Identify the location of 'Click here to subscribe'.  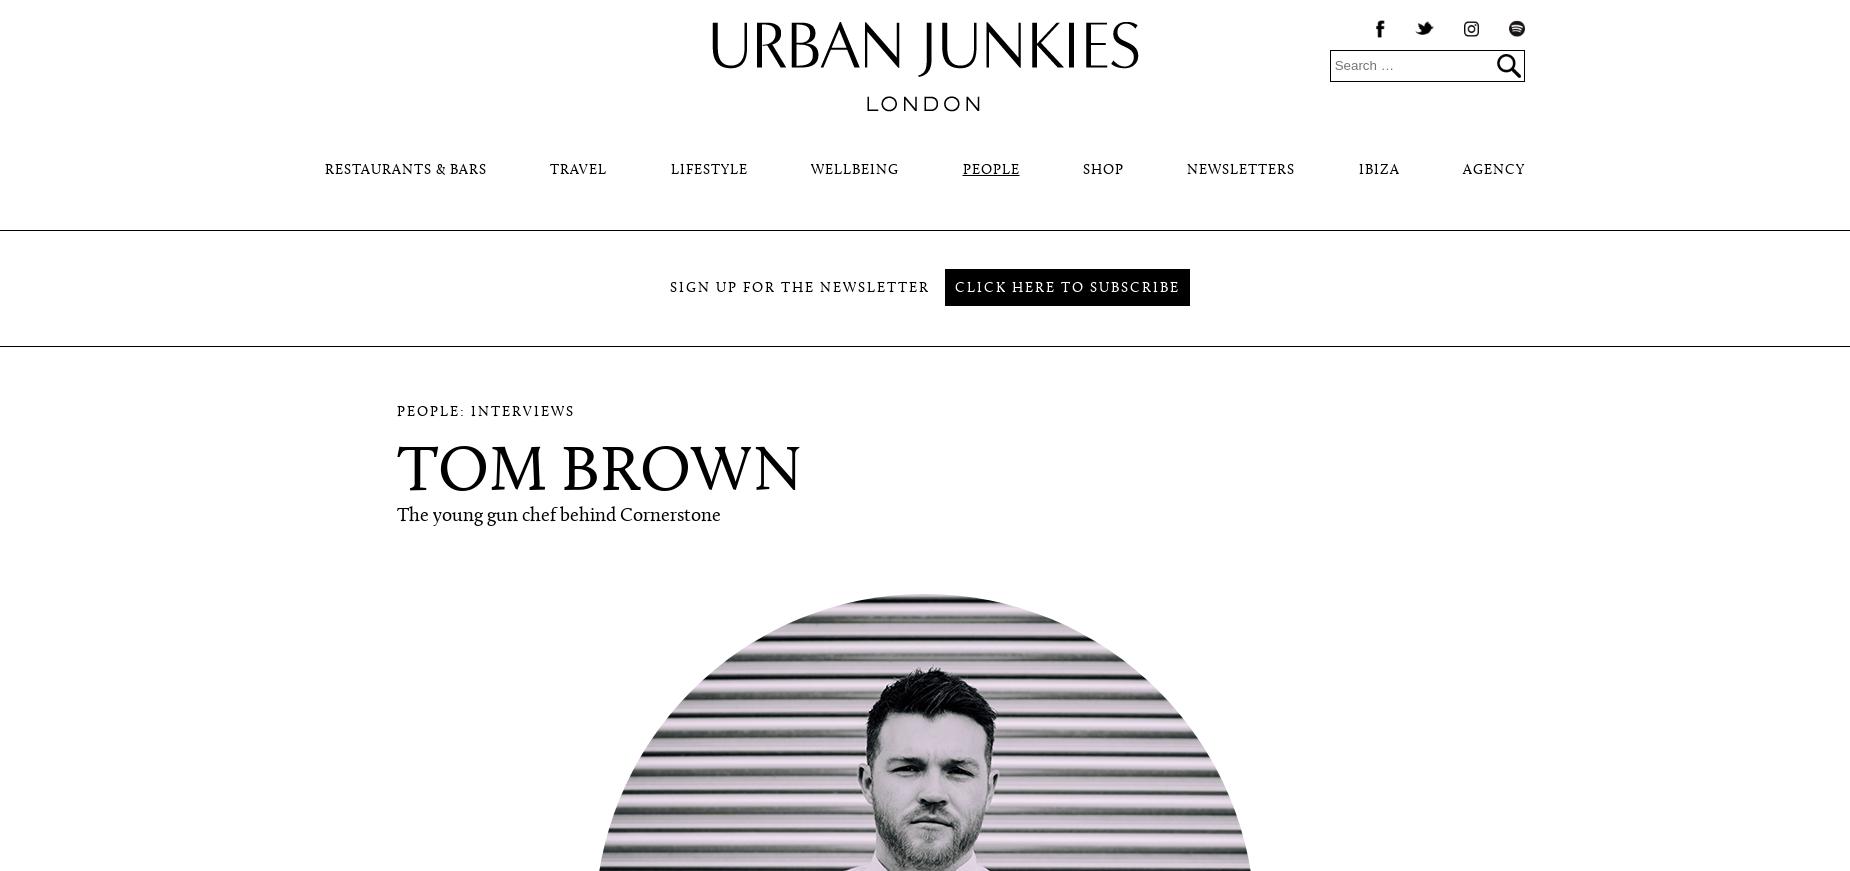
(1066, 288).